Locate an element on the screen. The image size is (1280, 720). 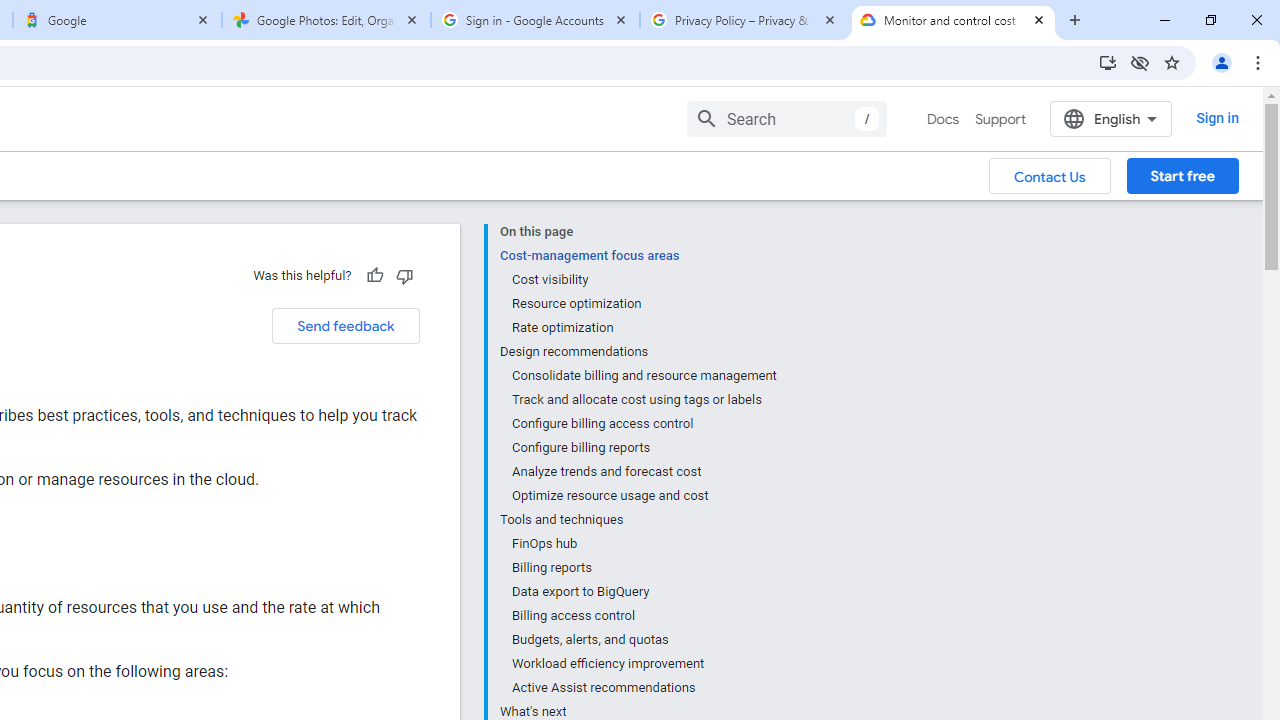
'Contact Us' is located at coordinates (1049, 174).